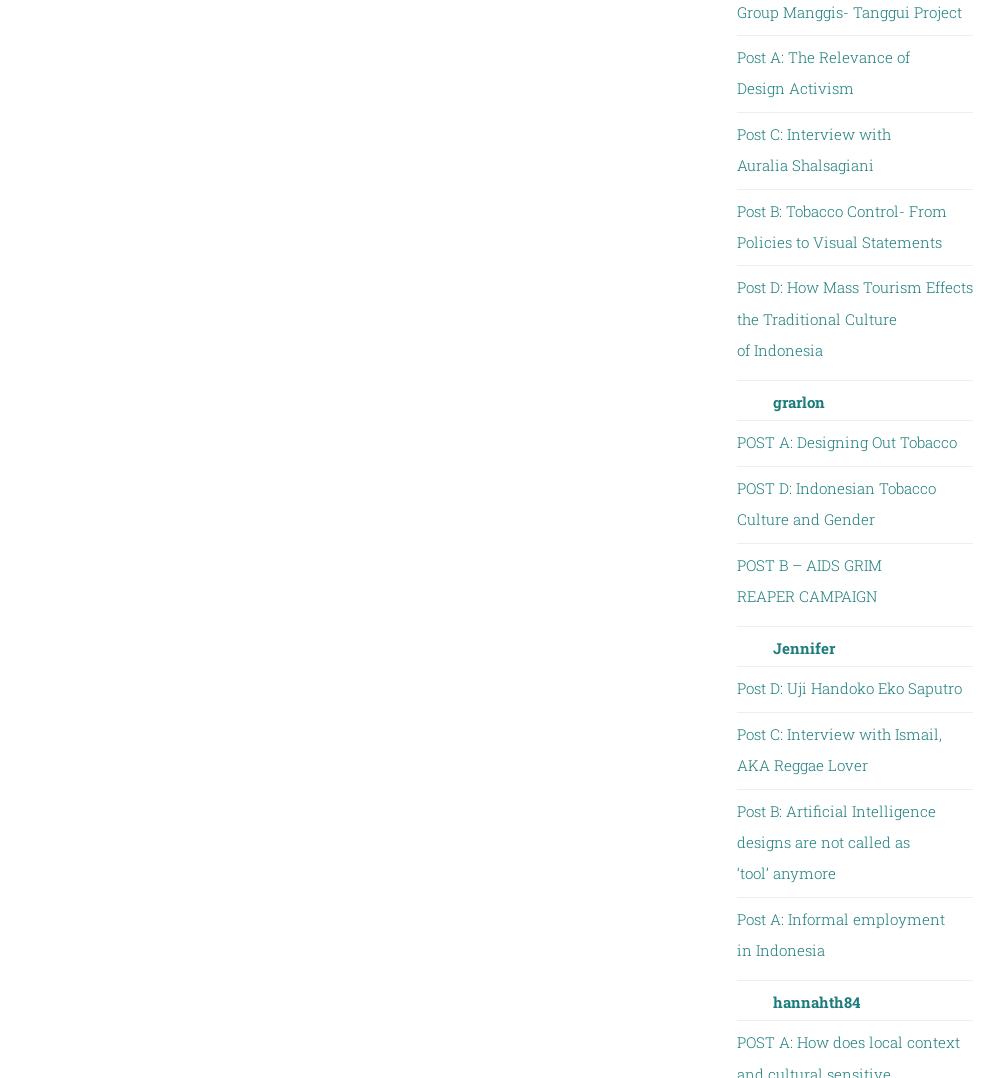 Image resolution: width=1000 pixels, height=1078 pixels. What do you see at coordinates (847, 687) in the screenshot?
I see `'Post D: Uji Handoko Eko Saputro'` at bounding box center [847, 687].